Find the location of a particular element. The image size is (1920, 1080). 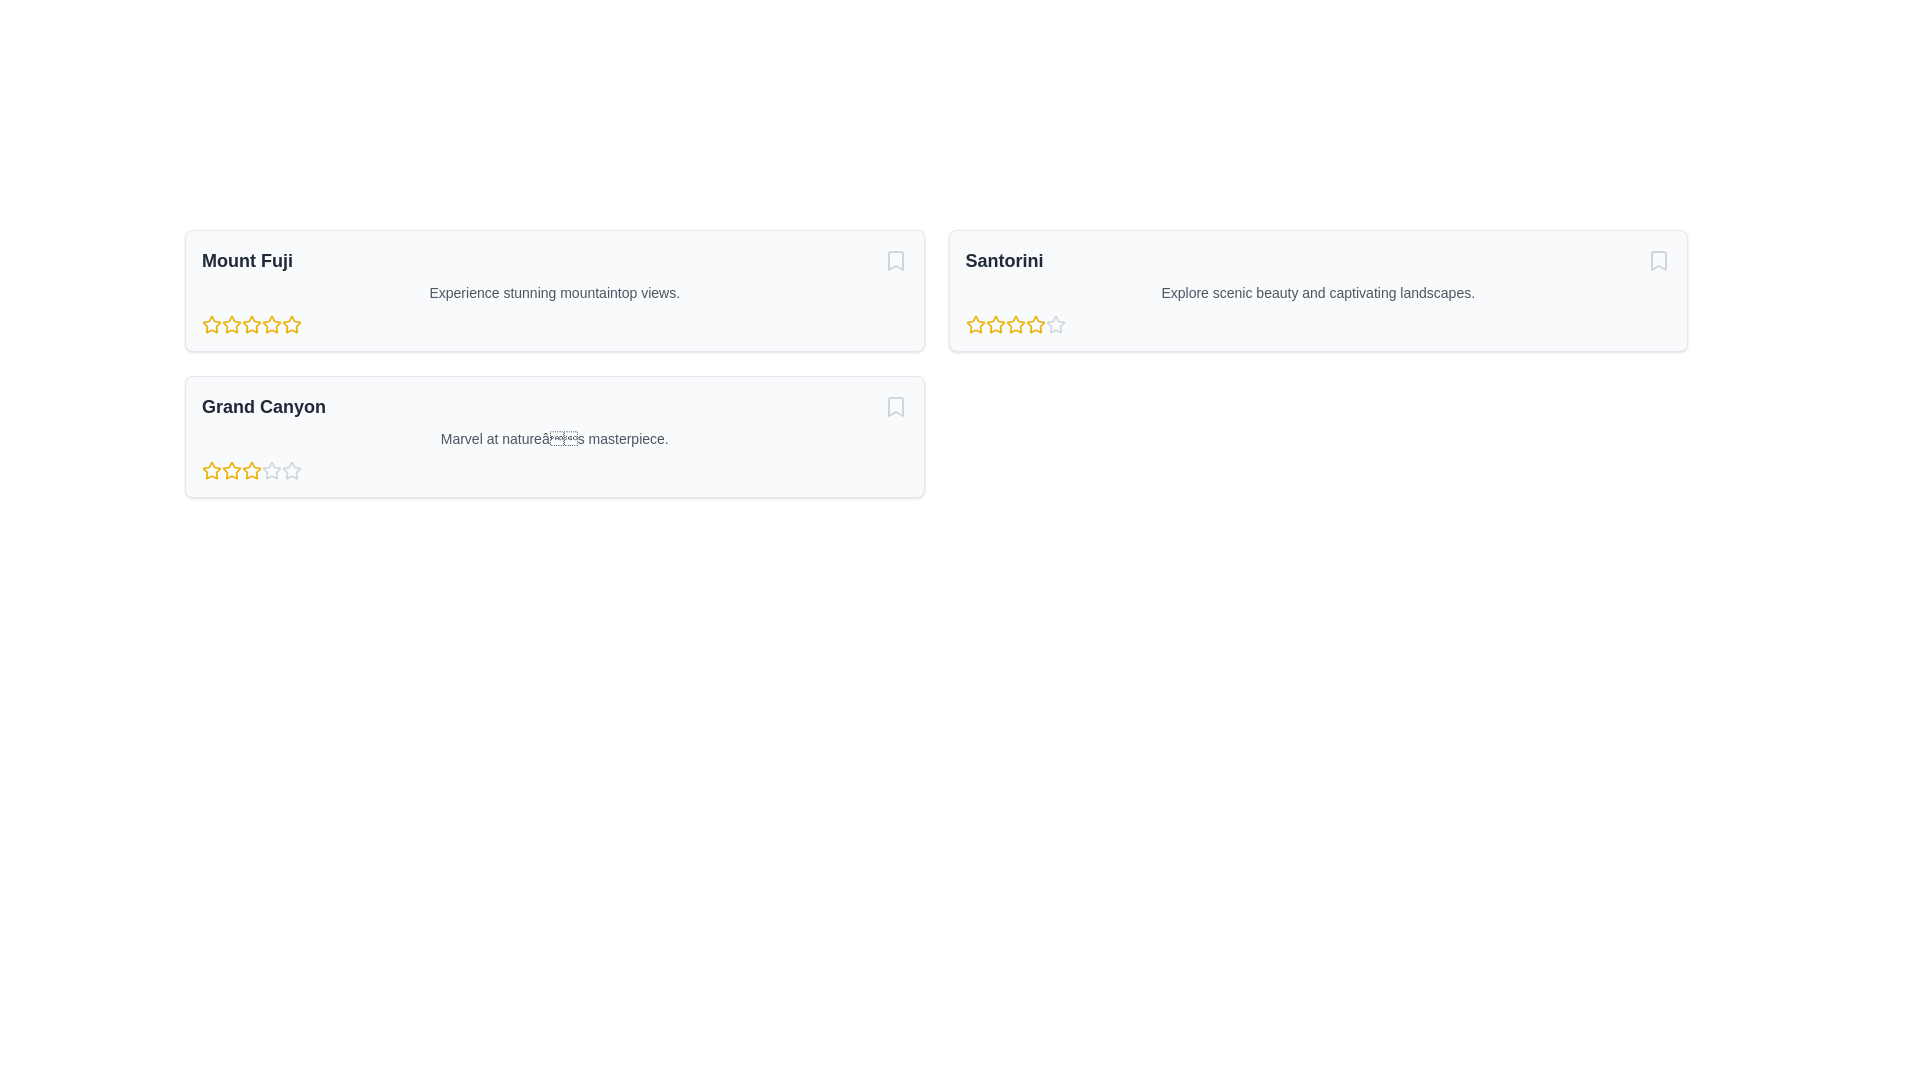

the Bookmark icon for the destination Mount Fuji to toggle its favorite status is located at coordinates (894, 260).